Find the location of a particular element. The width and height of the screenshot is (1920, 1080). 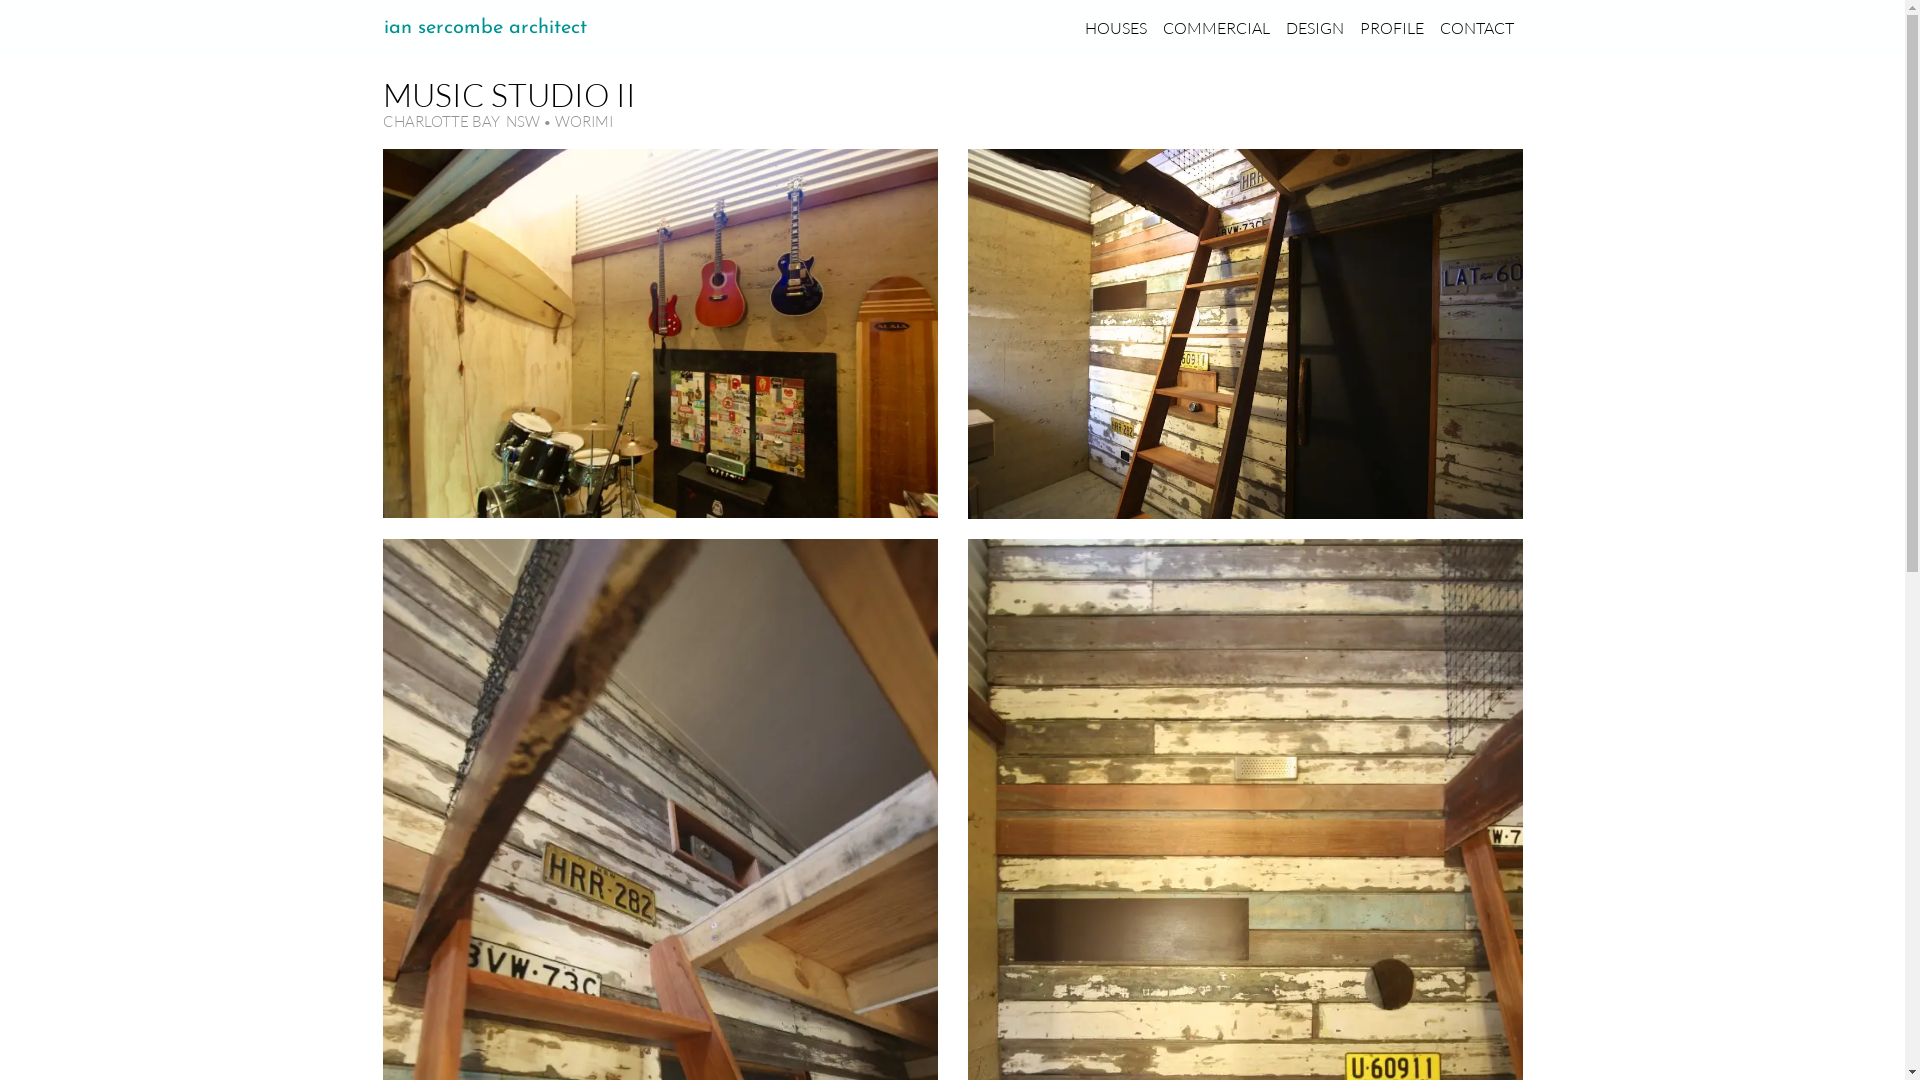

'CONTACT' is located at coordinates (1477, 27).